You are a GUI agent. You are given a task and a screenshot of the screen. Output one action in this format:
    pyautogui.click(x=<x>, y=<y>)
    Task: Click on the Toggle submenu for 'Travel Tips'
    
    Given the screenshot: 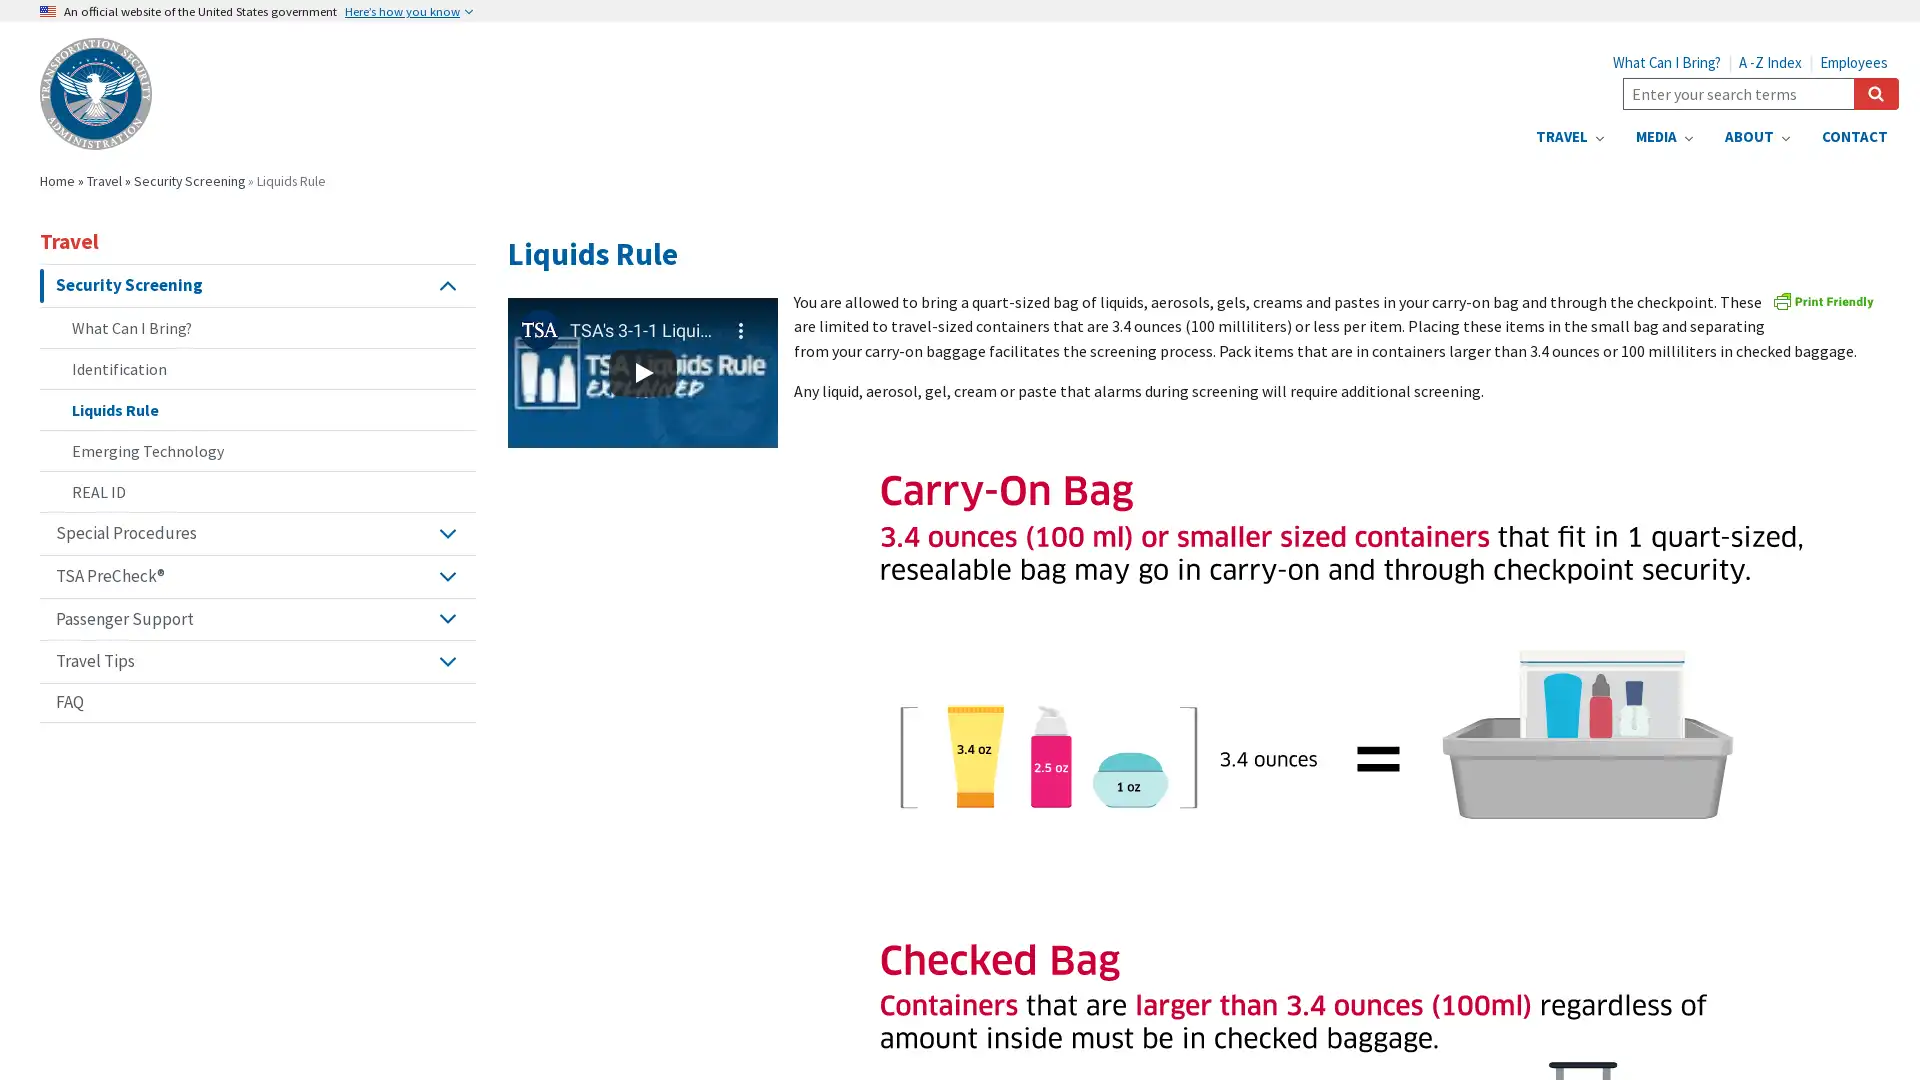 What is the action you would take?
    pyautogui.click(x=446, y=662)
    